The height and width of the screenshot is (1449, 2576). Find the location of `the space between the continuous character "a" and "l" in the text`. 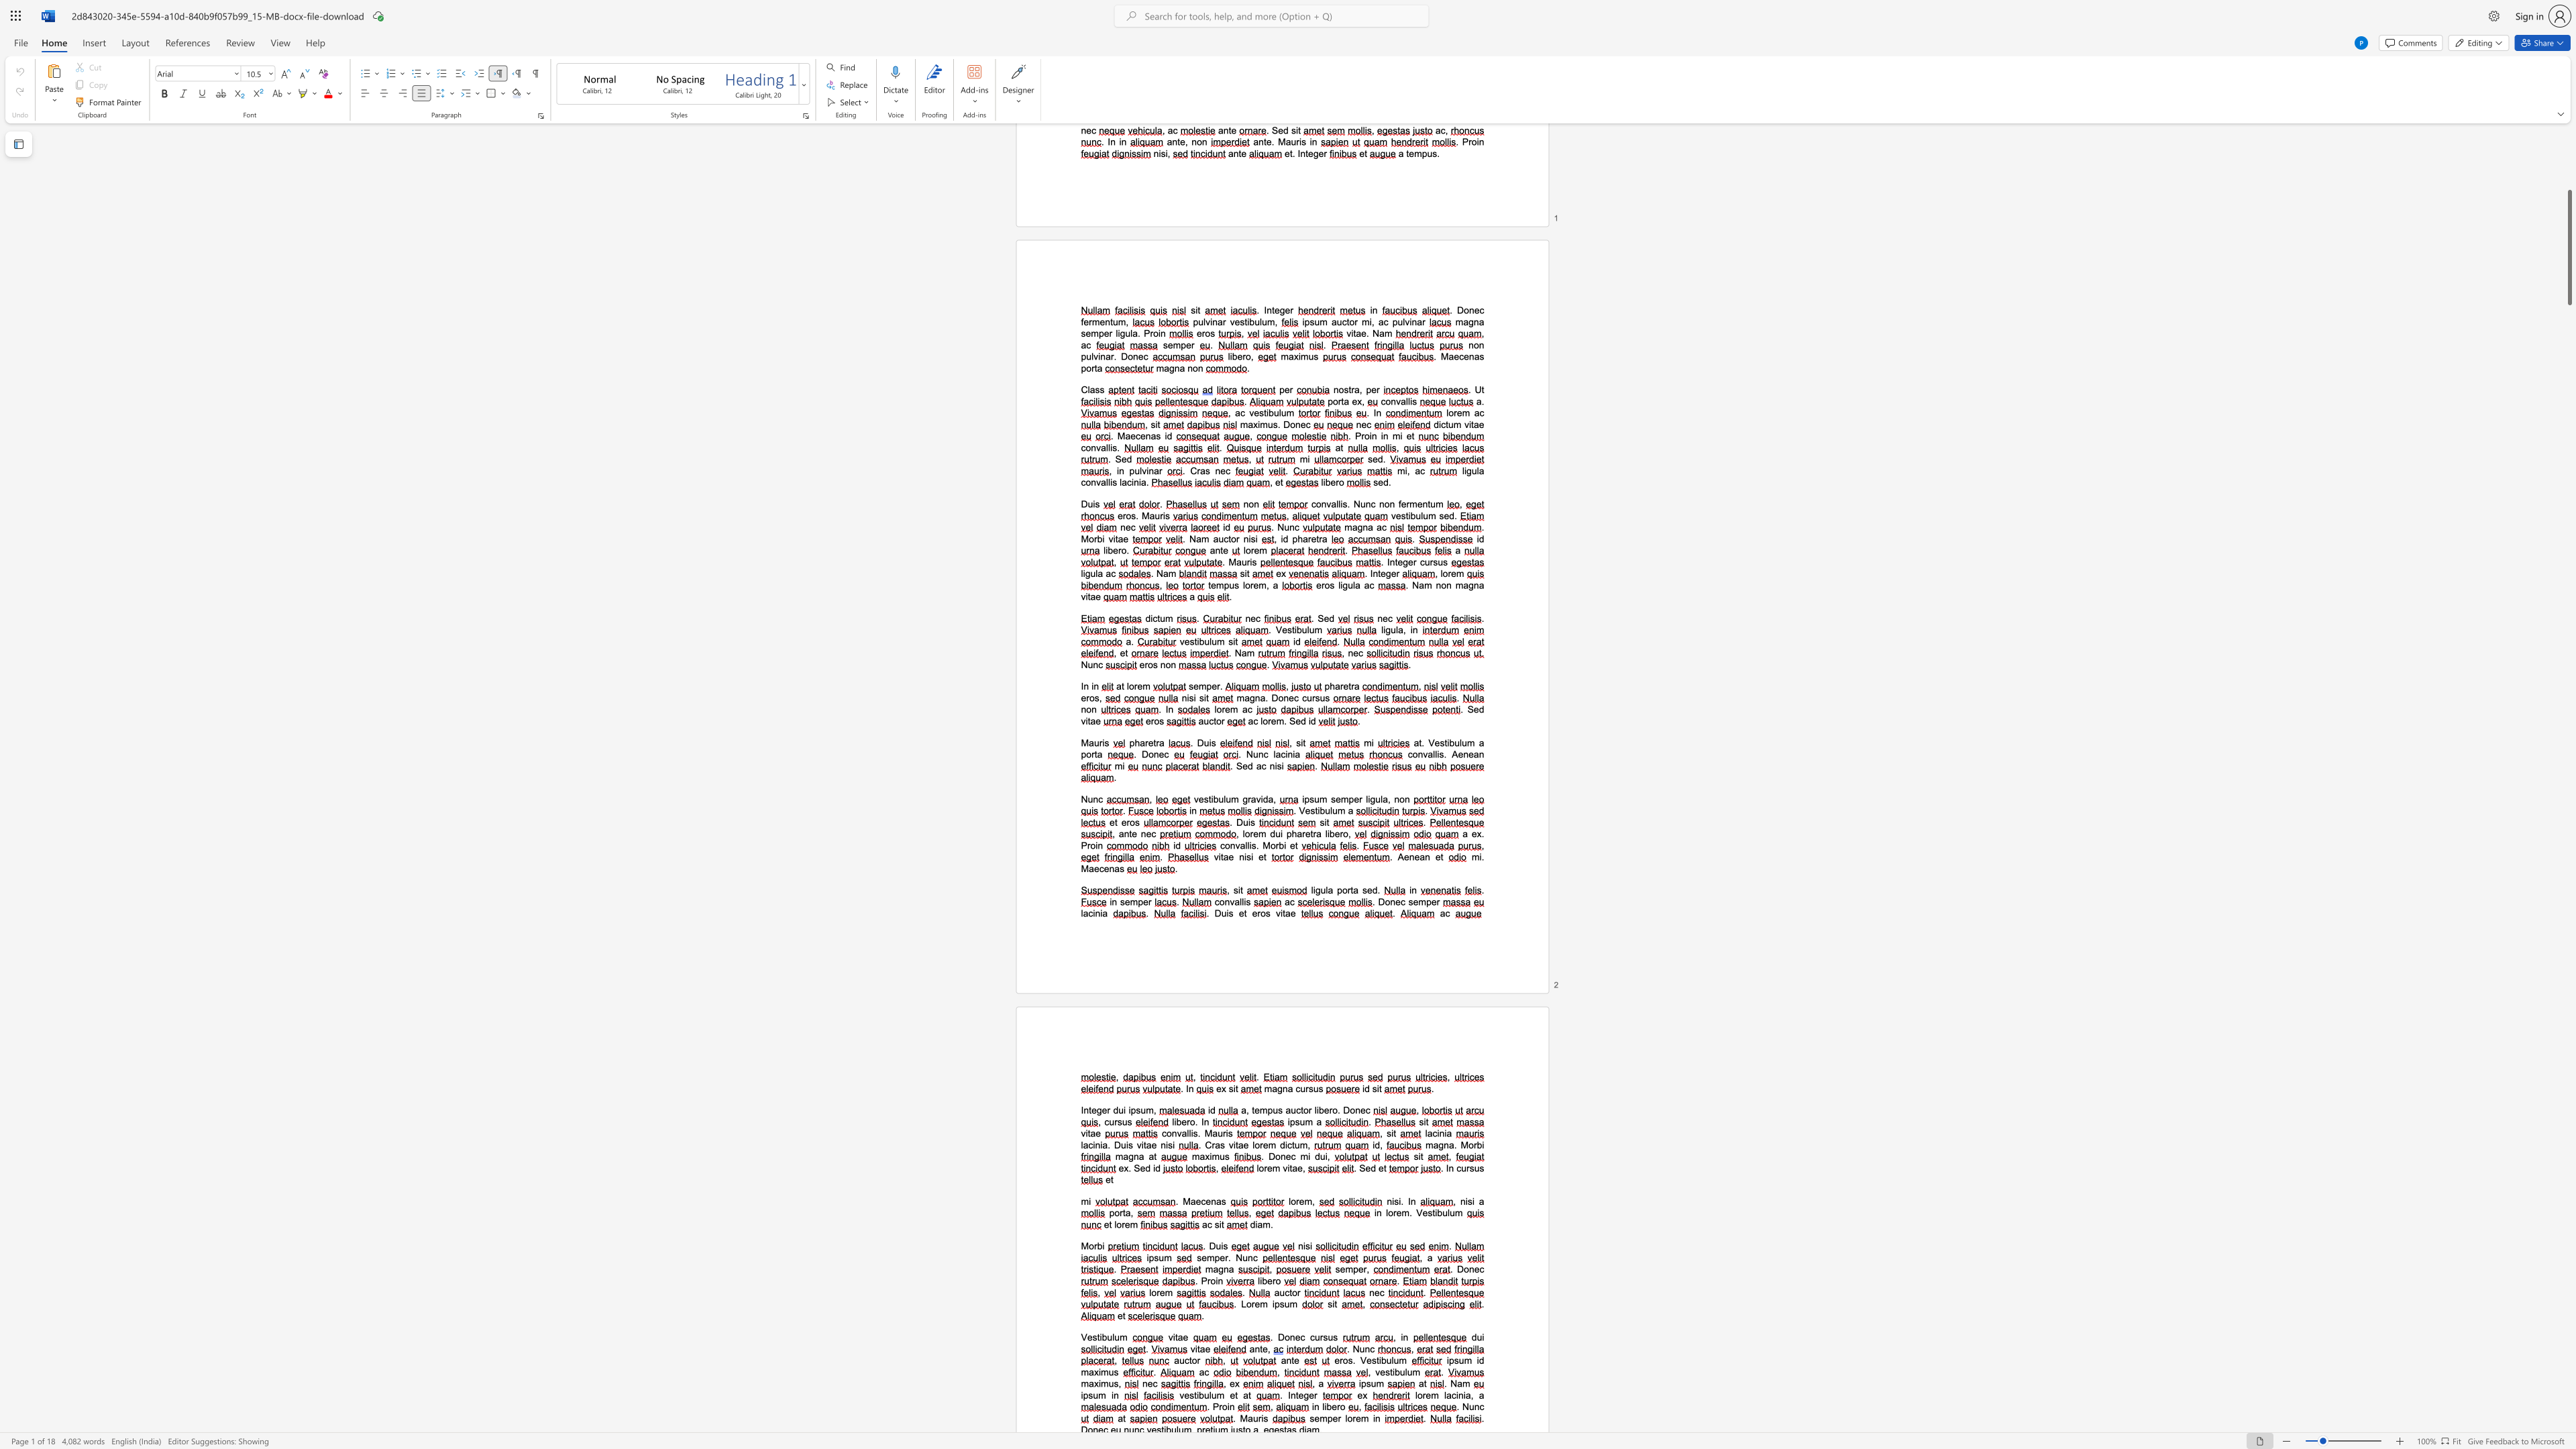

the space between the continuous character "a" and "l" in the text is located at coordinates (1185, 1132).